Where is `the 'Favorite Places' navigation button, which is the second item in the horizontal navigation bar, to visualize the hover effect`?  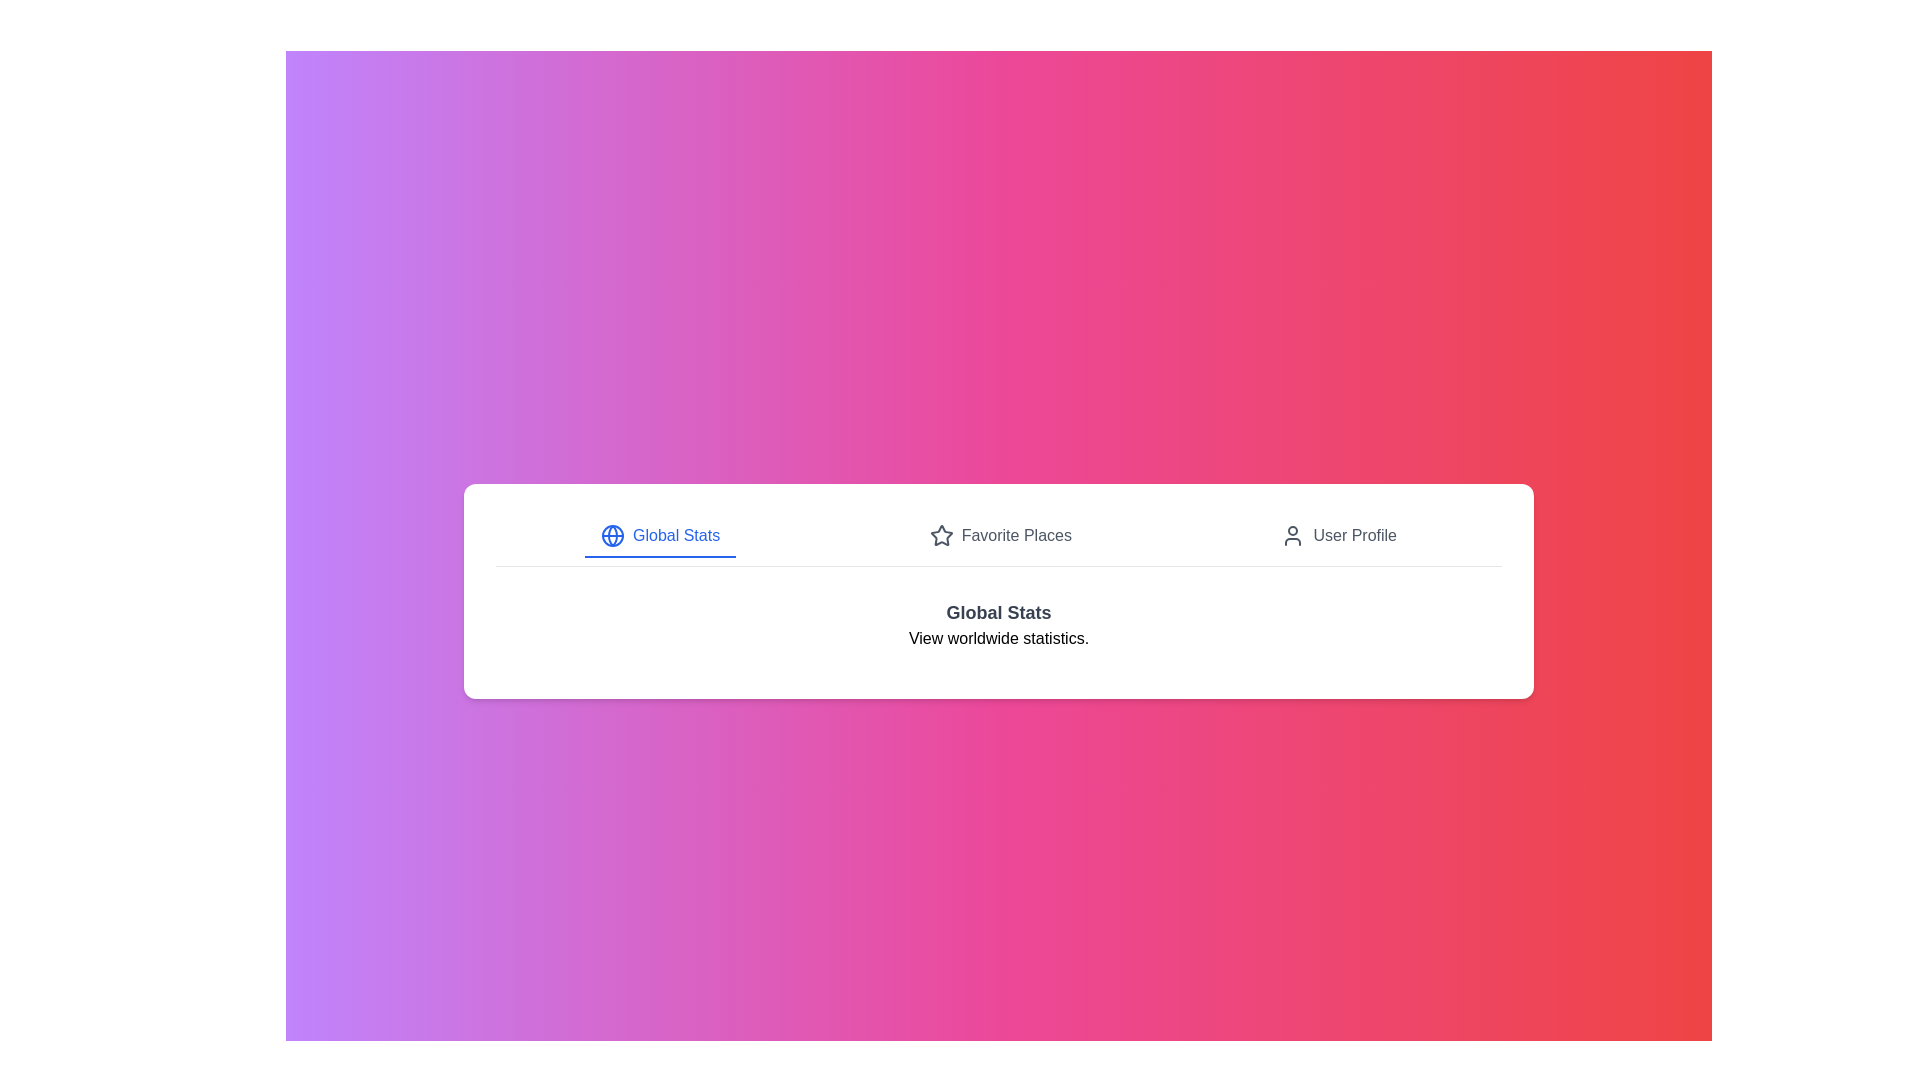
the 'Favorite Places' navigation button, which is the second item in the horizontal navigation bar, to visualize the hover effect is located at coordinates (1000, 535).